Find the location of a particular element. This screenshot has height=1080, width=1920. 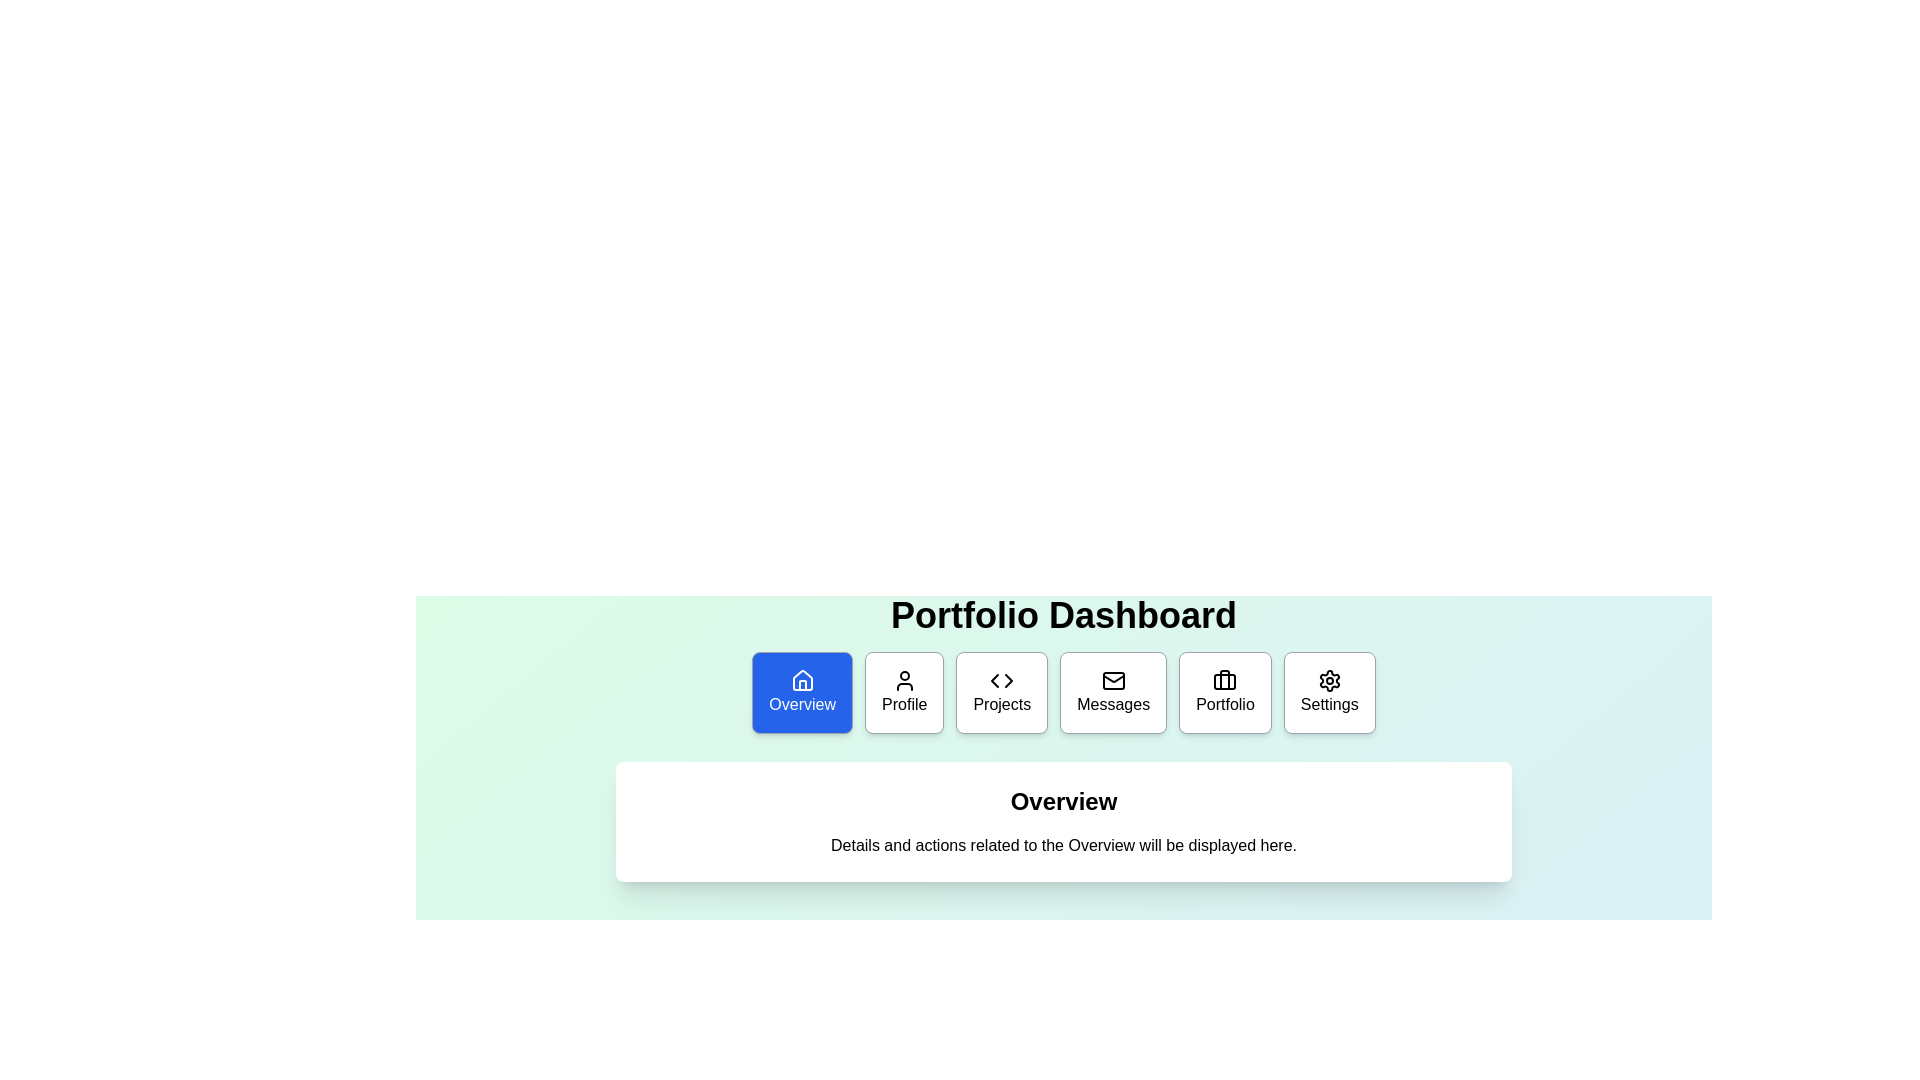

the programming icon associated with the 'Projects' section in the portfolio dashboard, which is the third icon in the horizontal navigation menu under the title 'Portfolio Dashboard' is located at coordinates (1002, 680).